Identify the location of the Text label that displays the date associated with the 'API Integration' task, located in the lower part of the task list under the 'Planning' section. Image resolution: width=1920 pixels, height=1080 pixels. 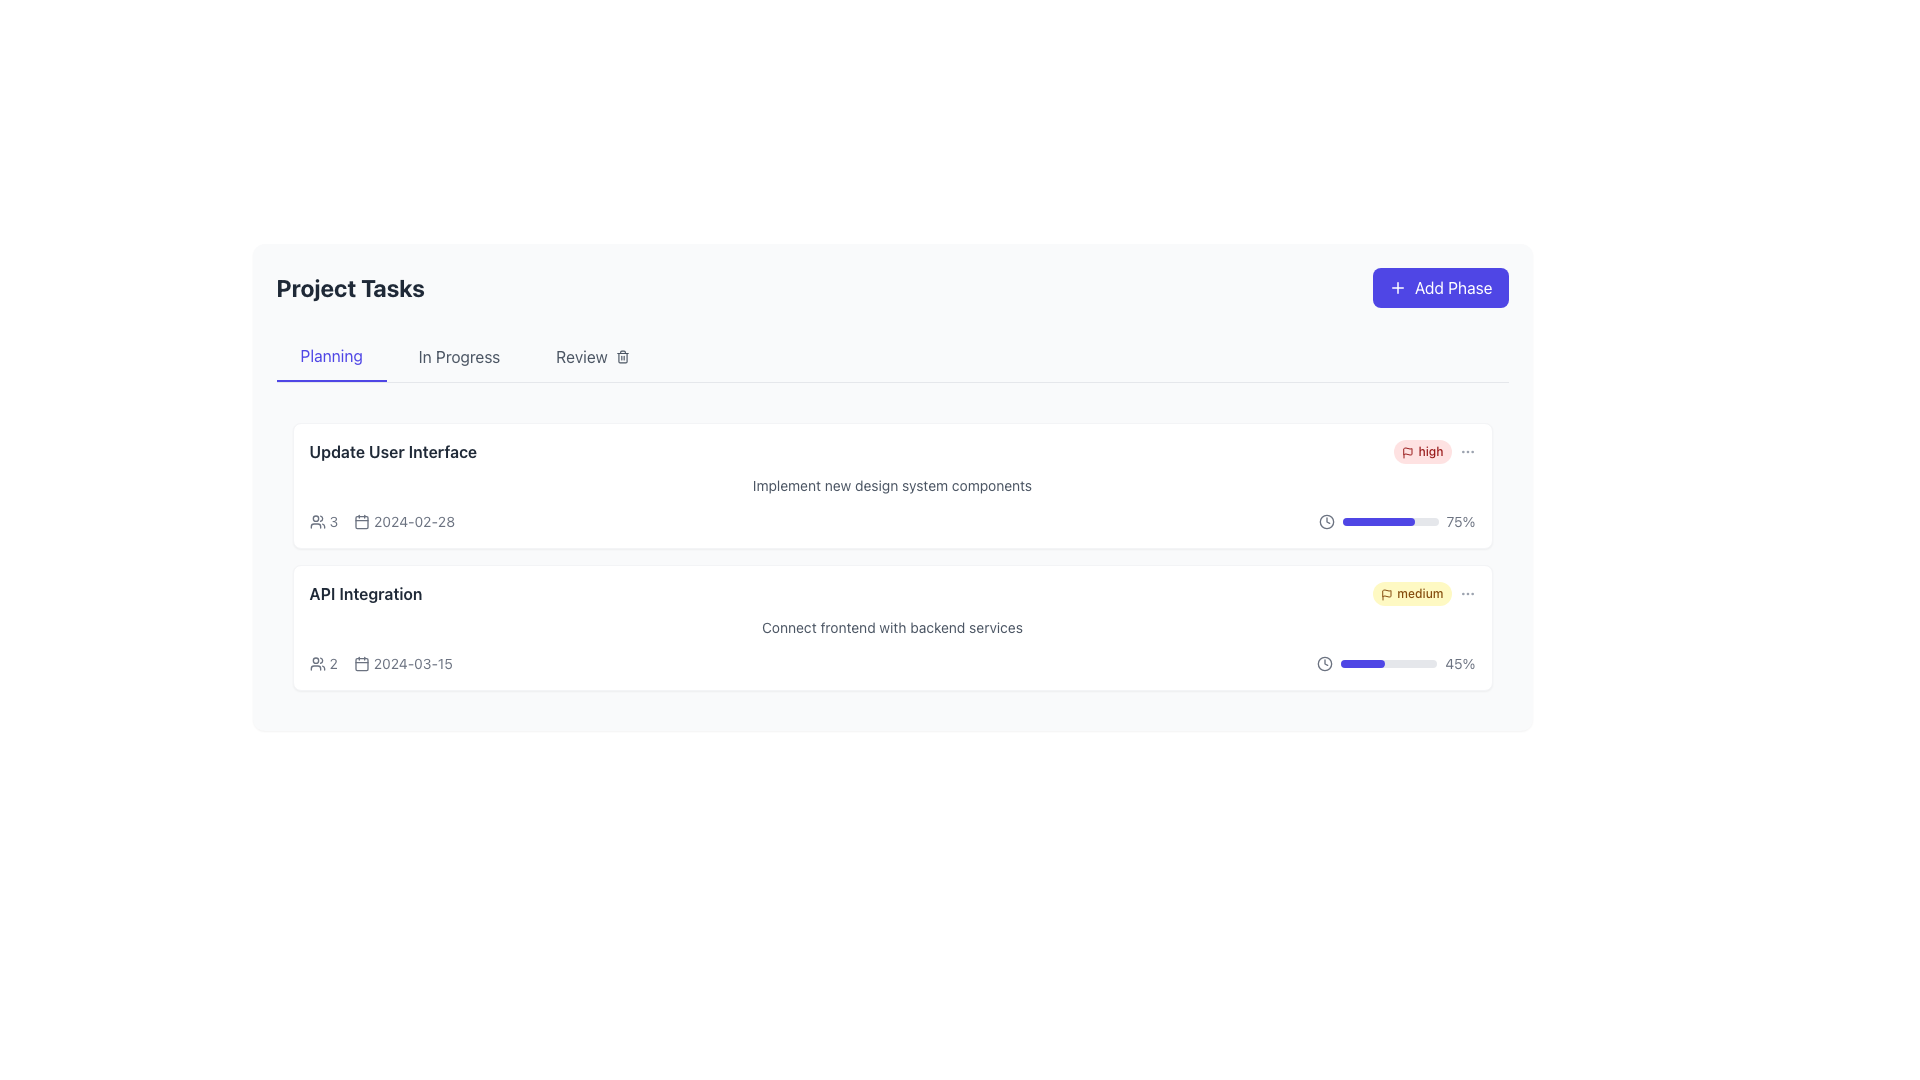
(381, 663).